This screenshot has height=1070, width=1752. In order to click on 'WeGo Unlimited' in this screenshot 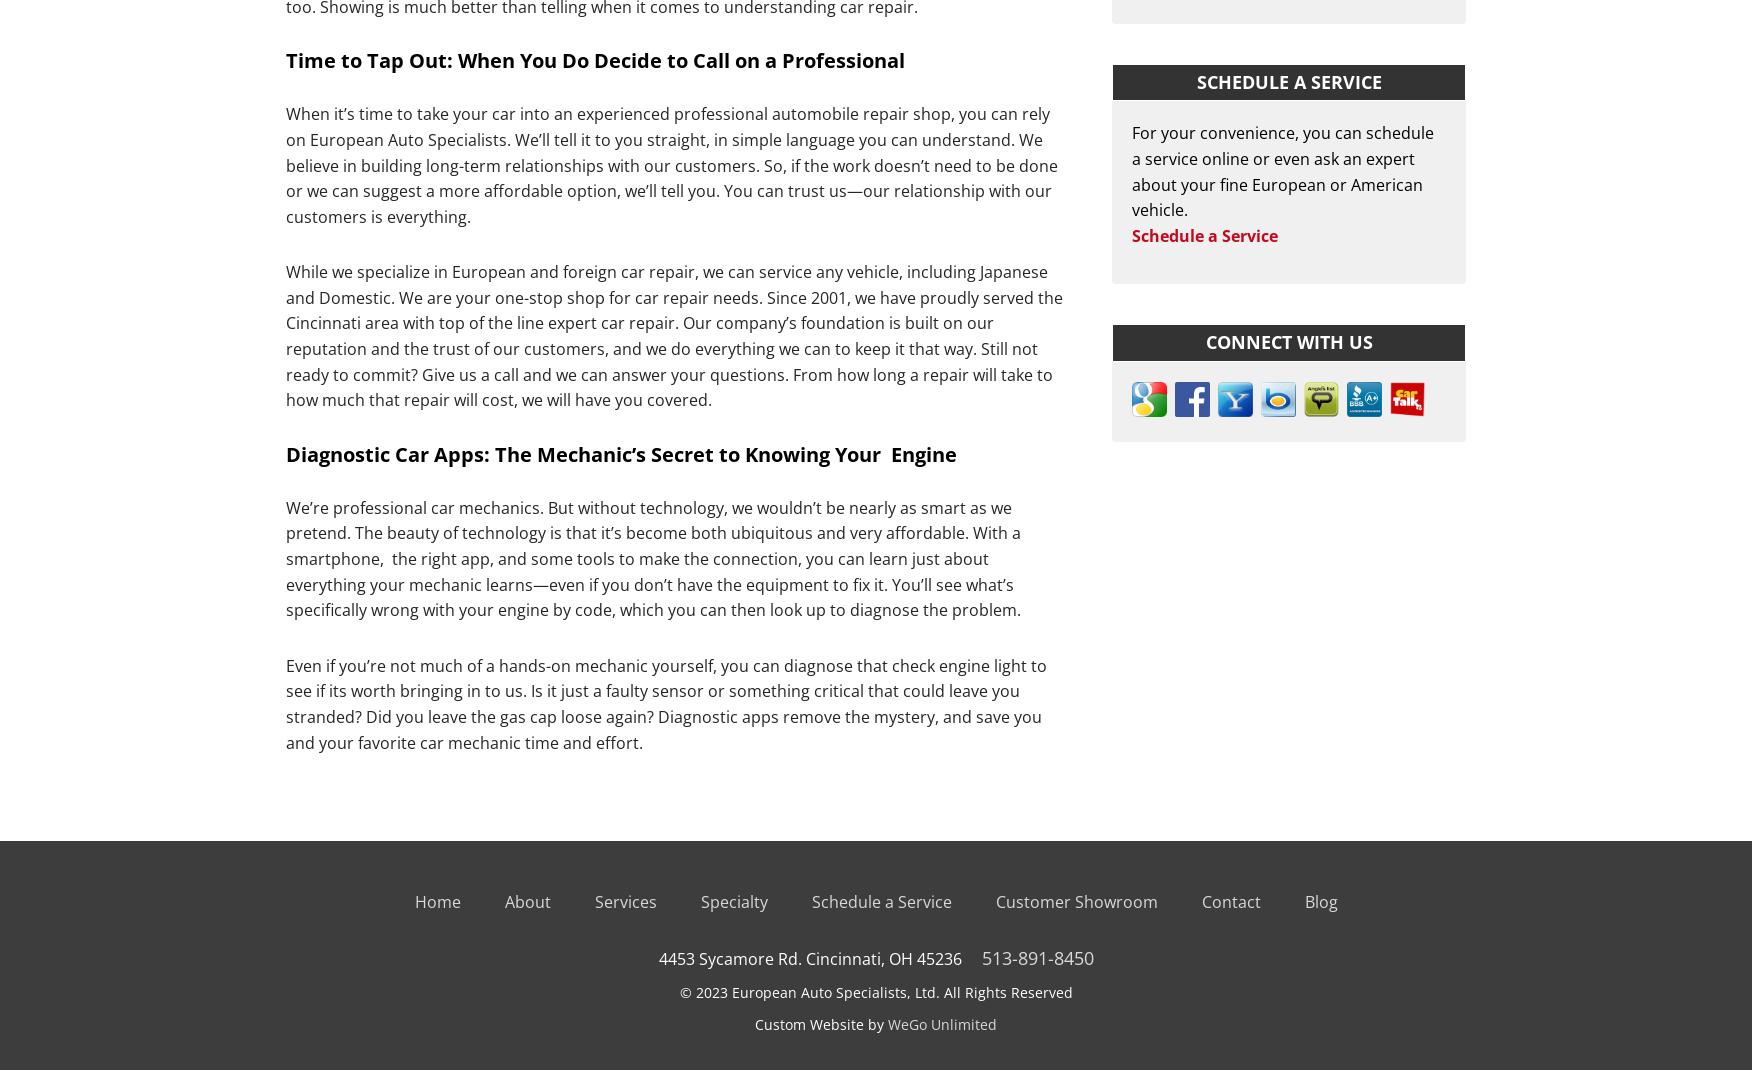, I will do `click(942, 1024)`.